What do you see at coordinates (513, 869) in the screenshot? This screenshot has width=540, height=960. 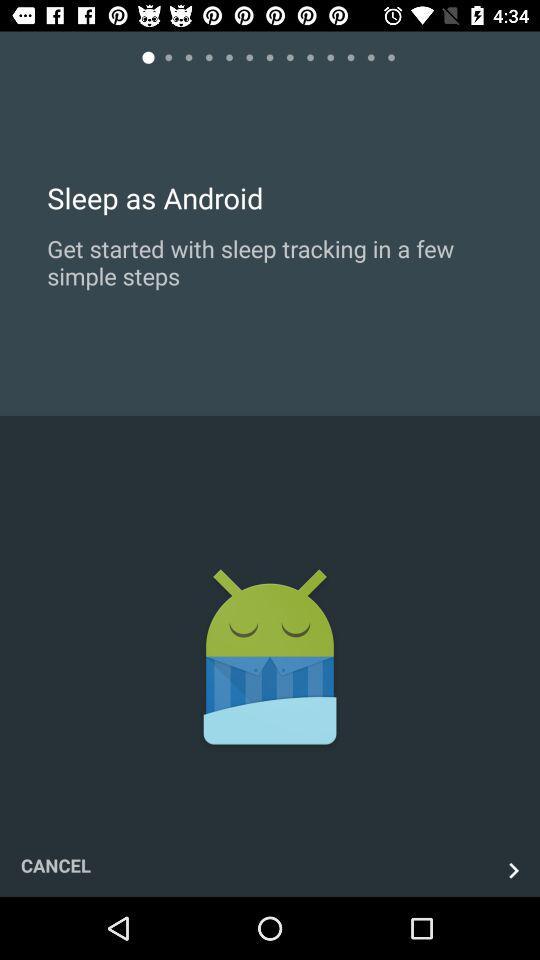 I see `next screen arrow` at bounding box center [513, 869].